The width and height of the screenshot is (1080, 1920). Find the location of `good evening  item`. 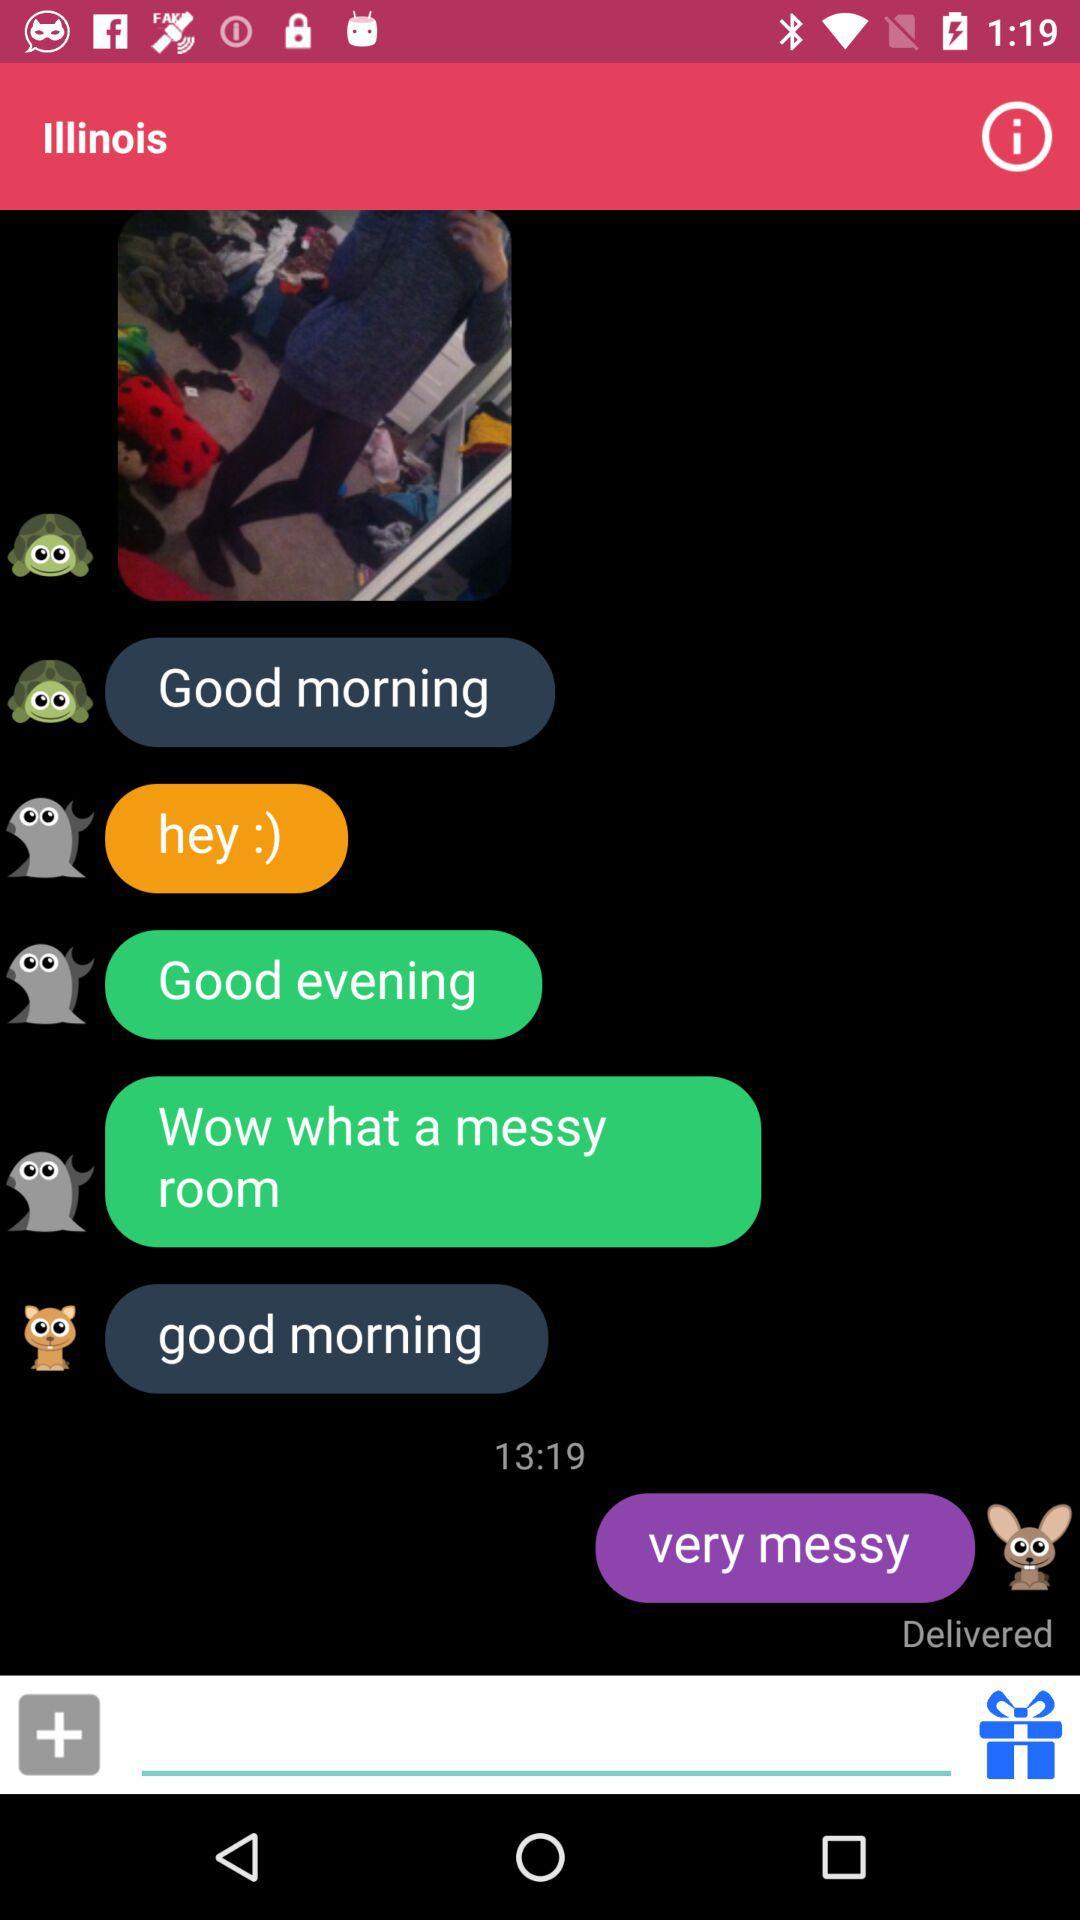

good evening  item is located at coordinates (322, 984).